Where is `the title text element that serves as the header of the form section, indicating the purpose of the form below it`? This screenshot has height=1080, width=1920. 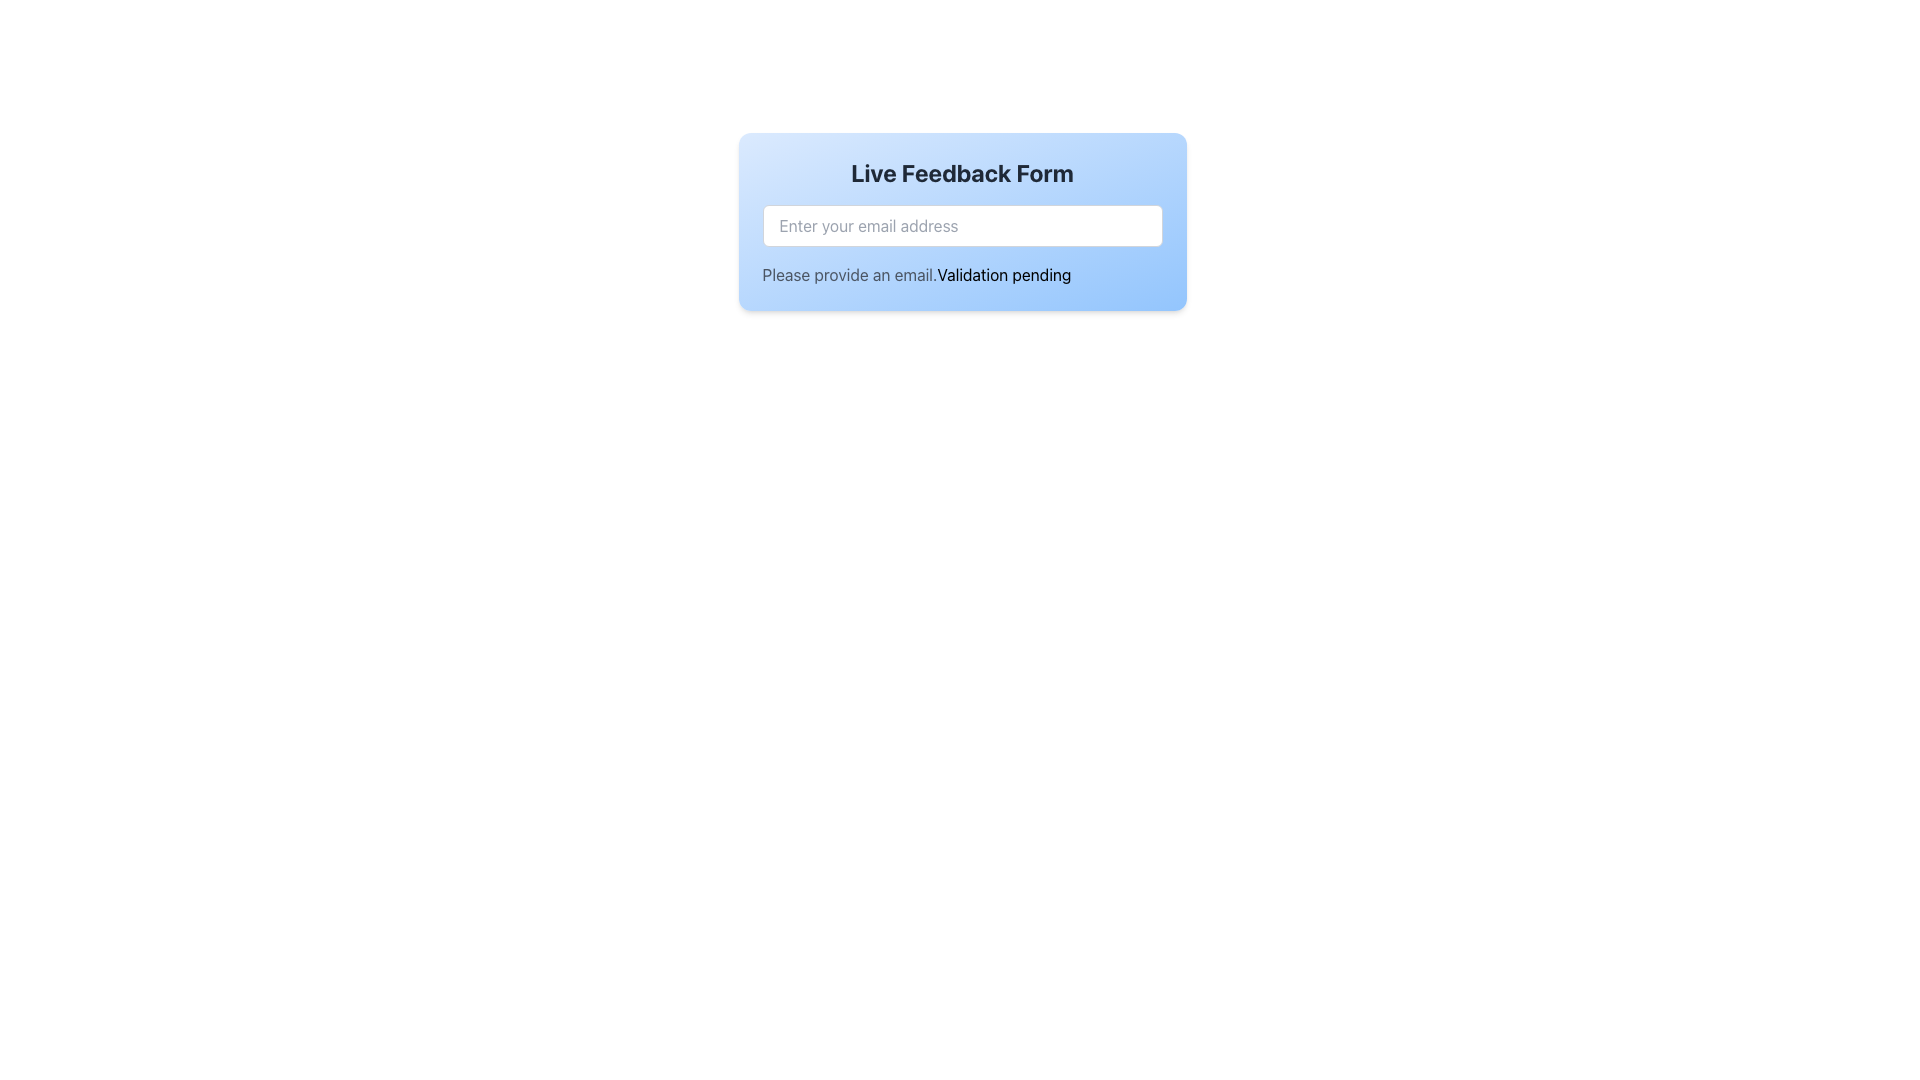
the title text element that serves as the header of the form section, indicating the purpose of the form below it is located at coordinates (962, 172).